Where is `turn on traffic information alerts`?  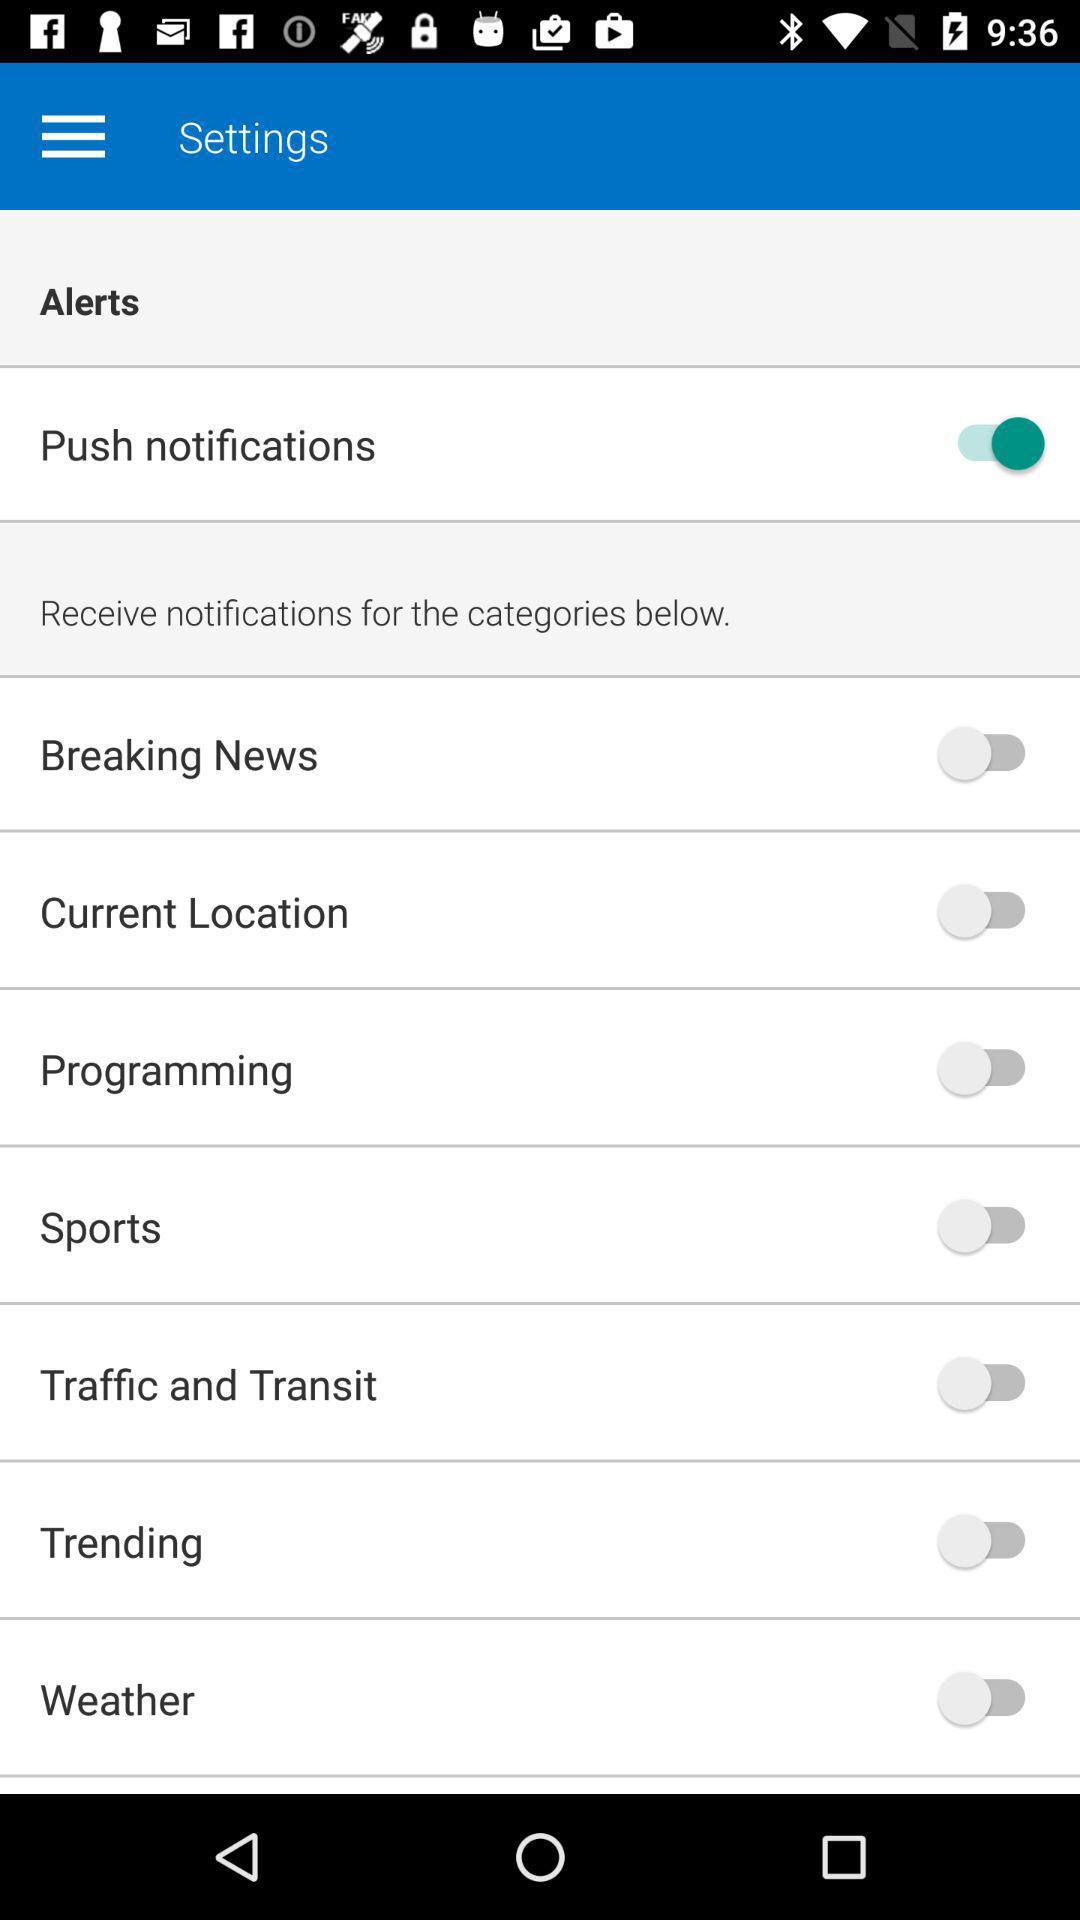 turn on traffic information alerts is located at coordinates (991, 1382).